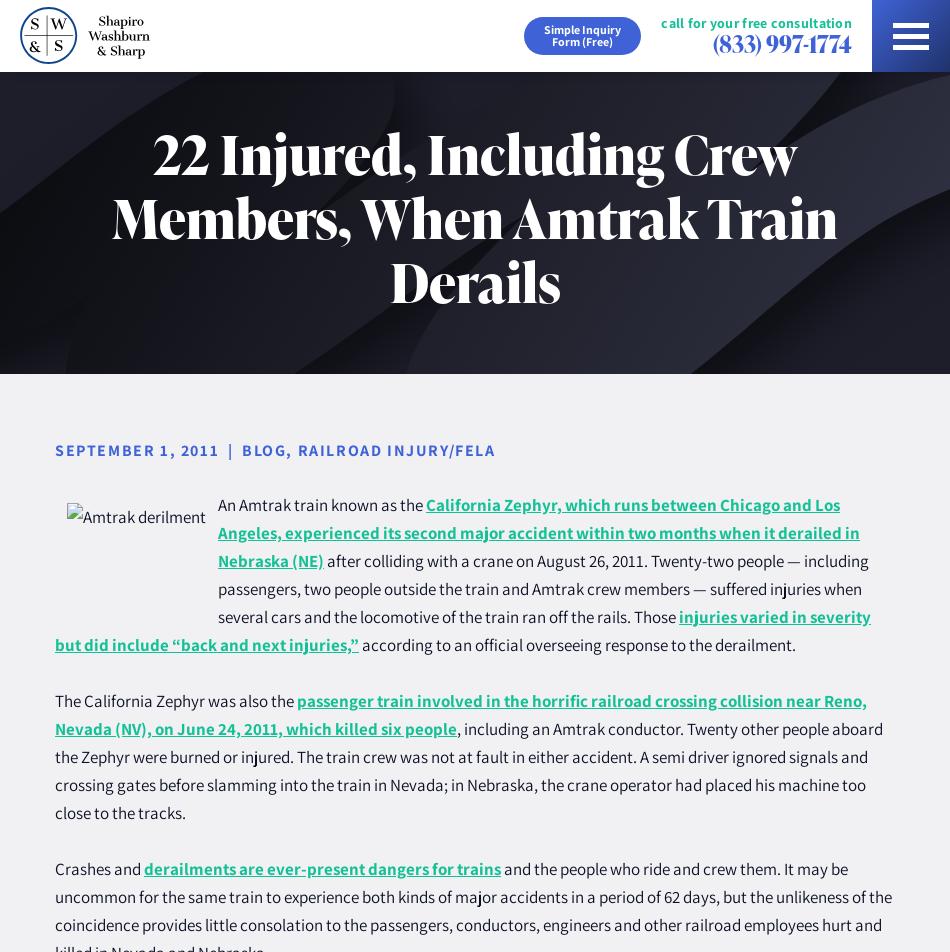  What do you see at coordinates (99, 868) in the screenshot?
I see `'Crashes and'` at bounding box center [99, 868].